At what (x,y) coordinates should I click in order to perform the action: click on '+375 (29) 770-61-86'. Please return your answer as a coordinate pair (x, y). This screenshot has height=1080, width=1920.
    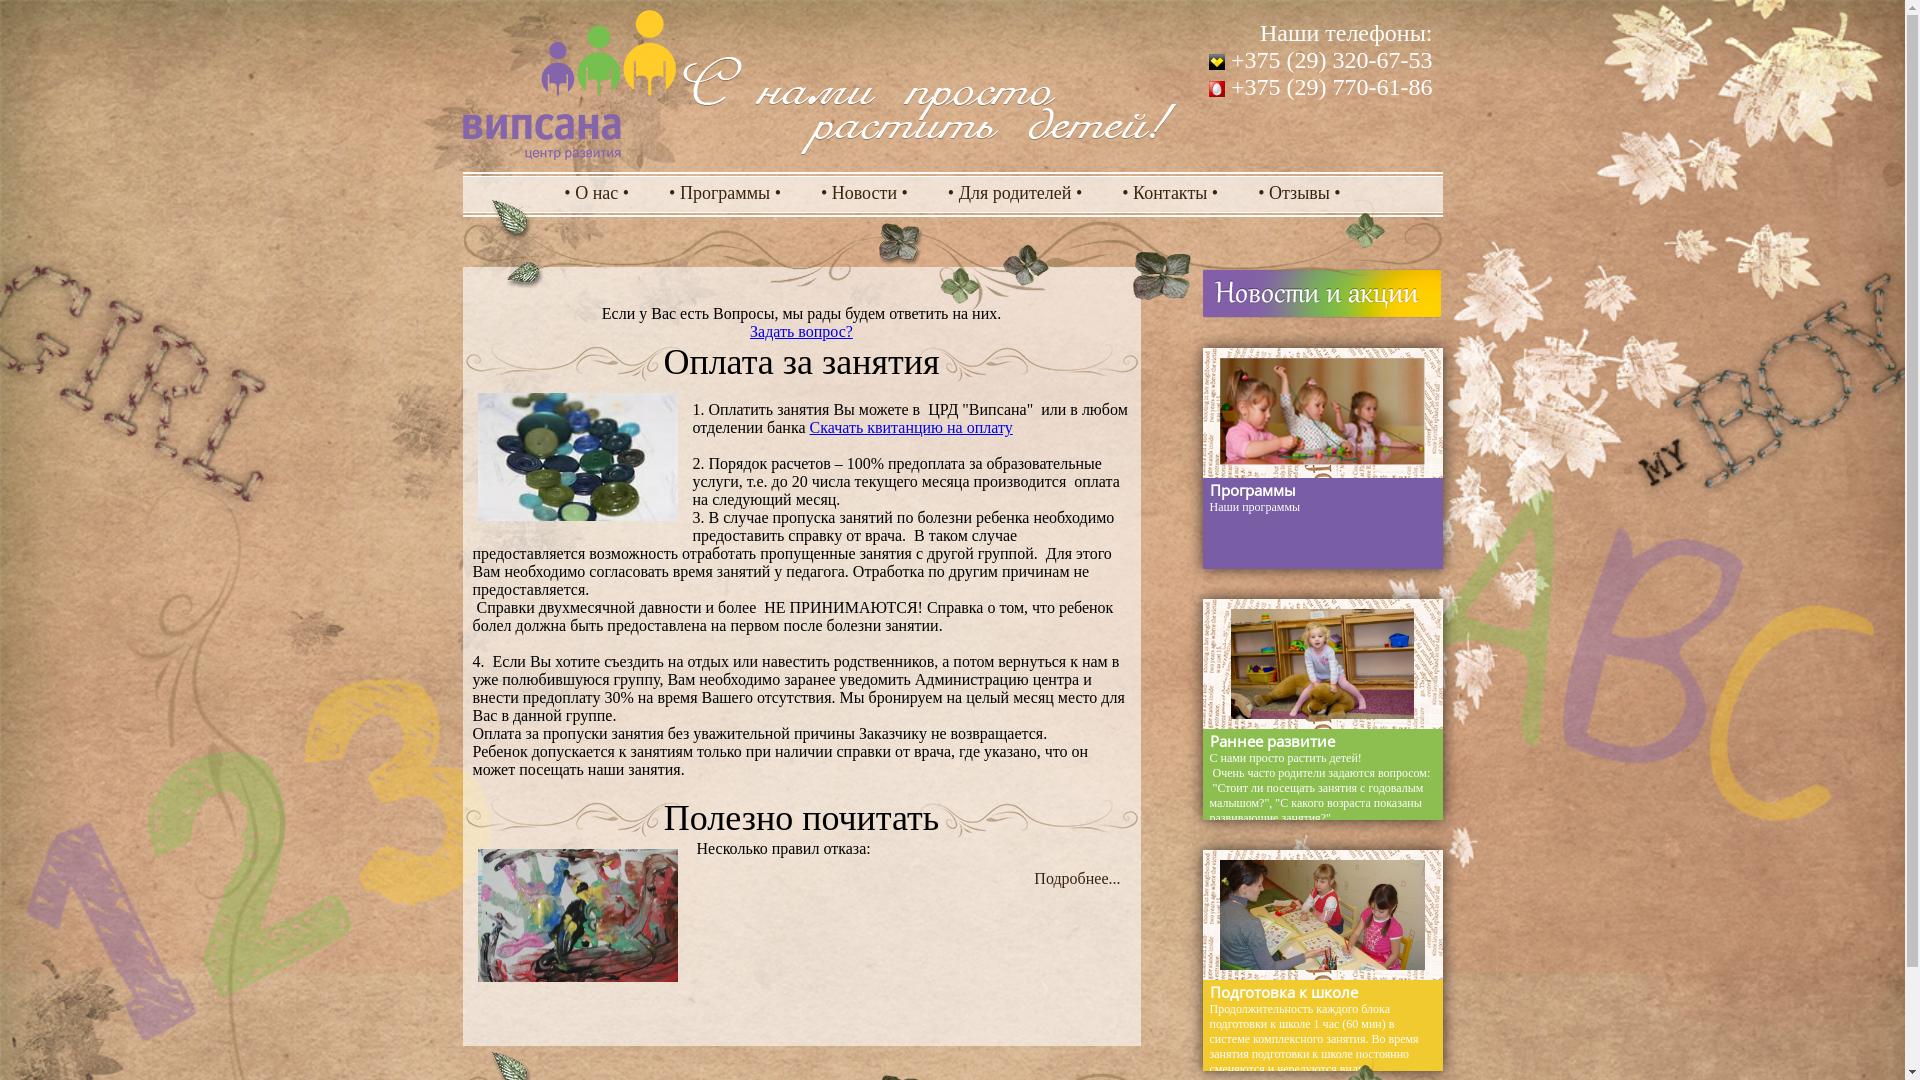
    Looking at the image, I should click on (1320, 86).